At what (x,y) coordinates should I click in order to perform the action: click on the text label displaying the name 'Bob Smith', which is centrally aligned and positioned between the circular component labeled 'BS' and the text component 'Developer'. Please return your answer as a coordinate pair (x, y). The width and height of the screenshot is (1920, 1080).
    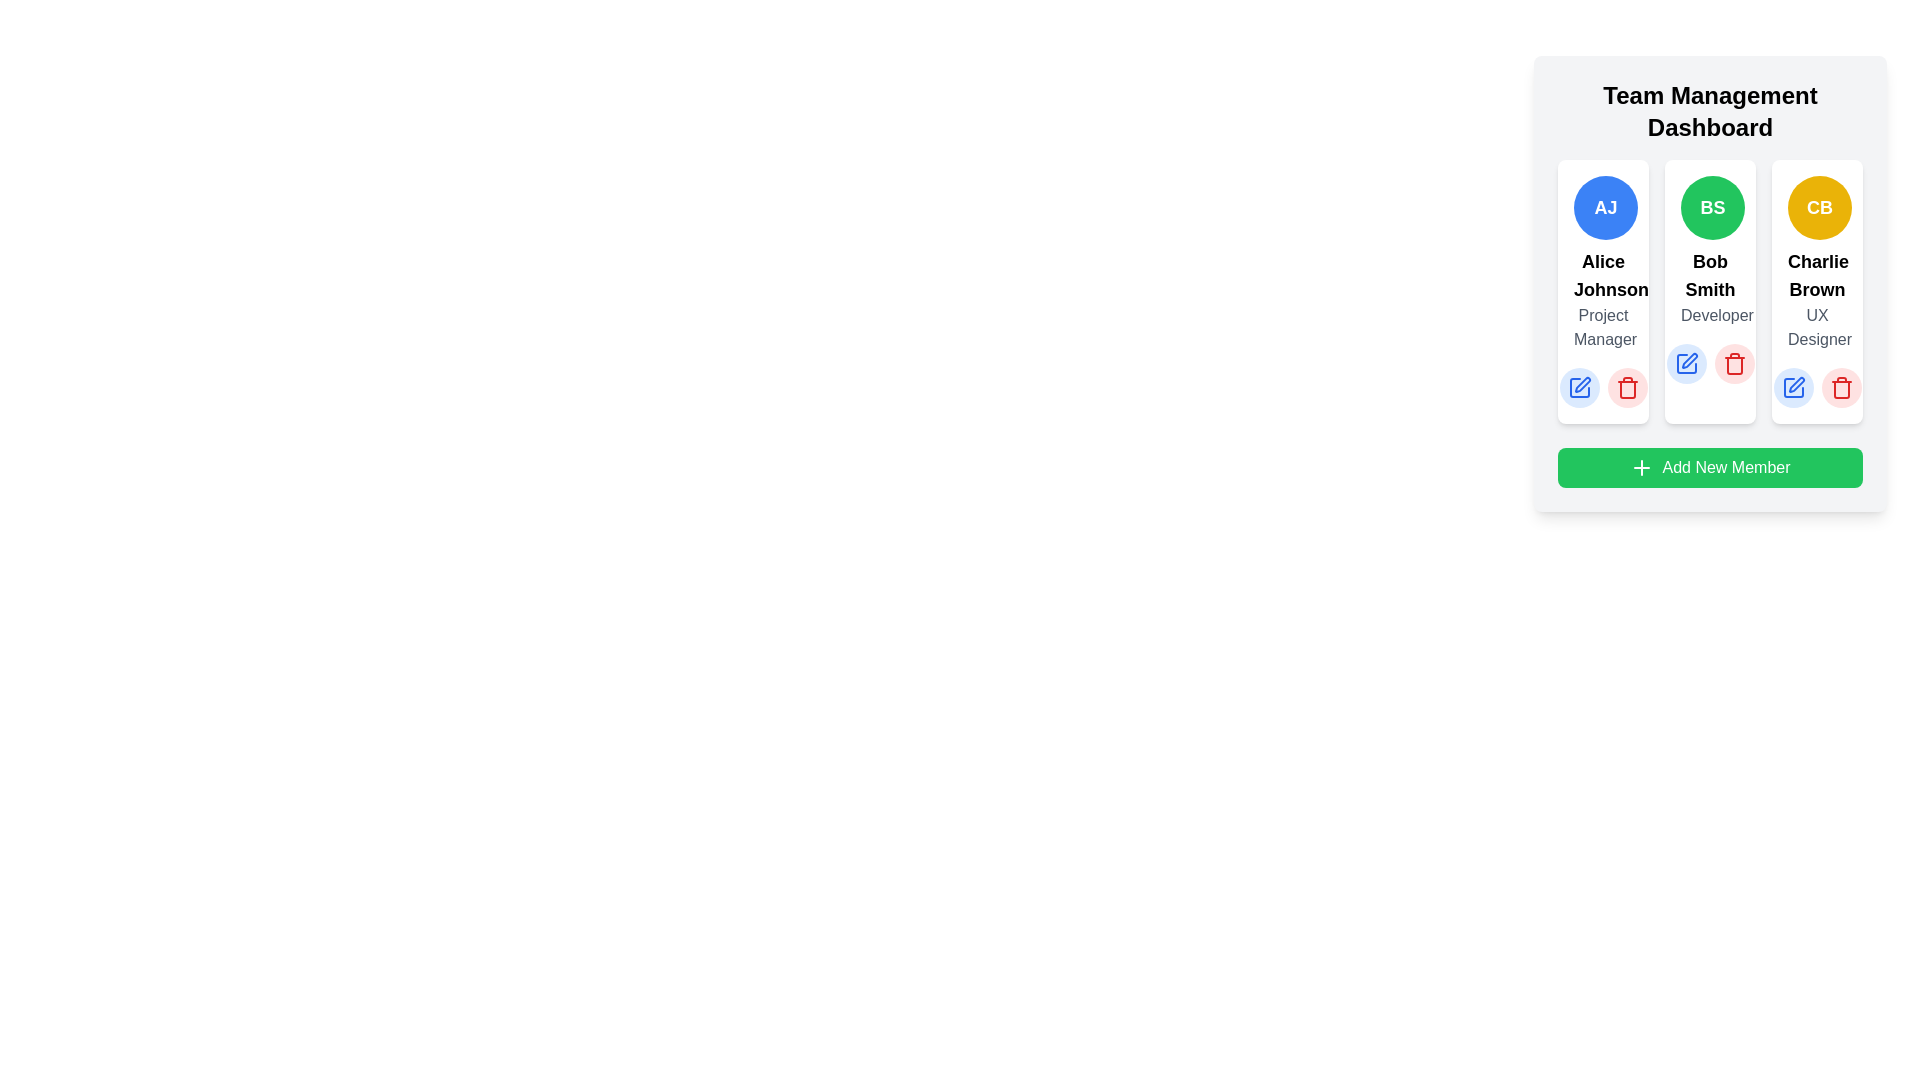
    Looking at the image, I should click on (1709, 276).